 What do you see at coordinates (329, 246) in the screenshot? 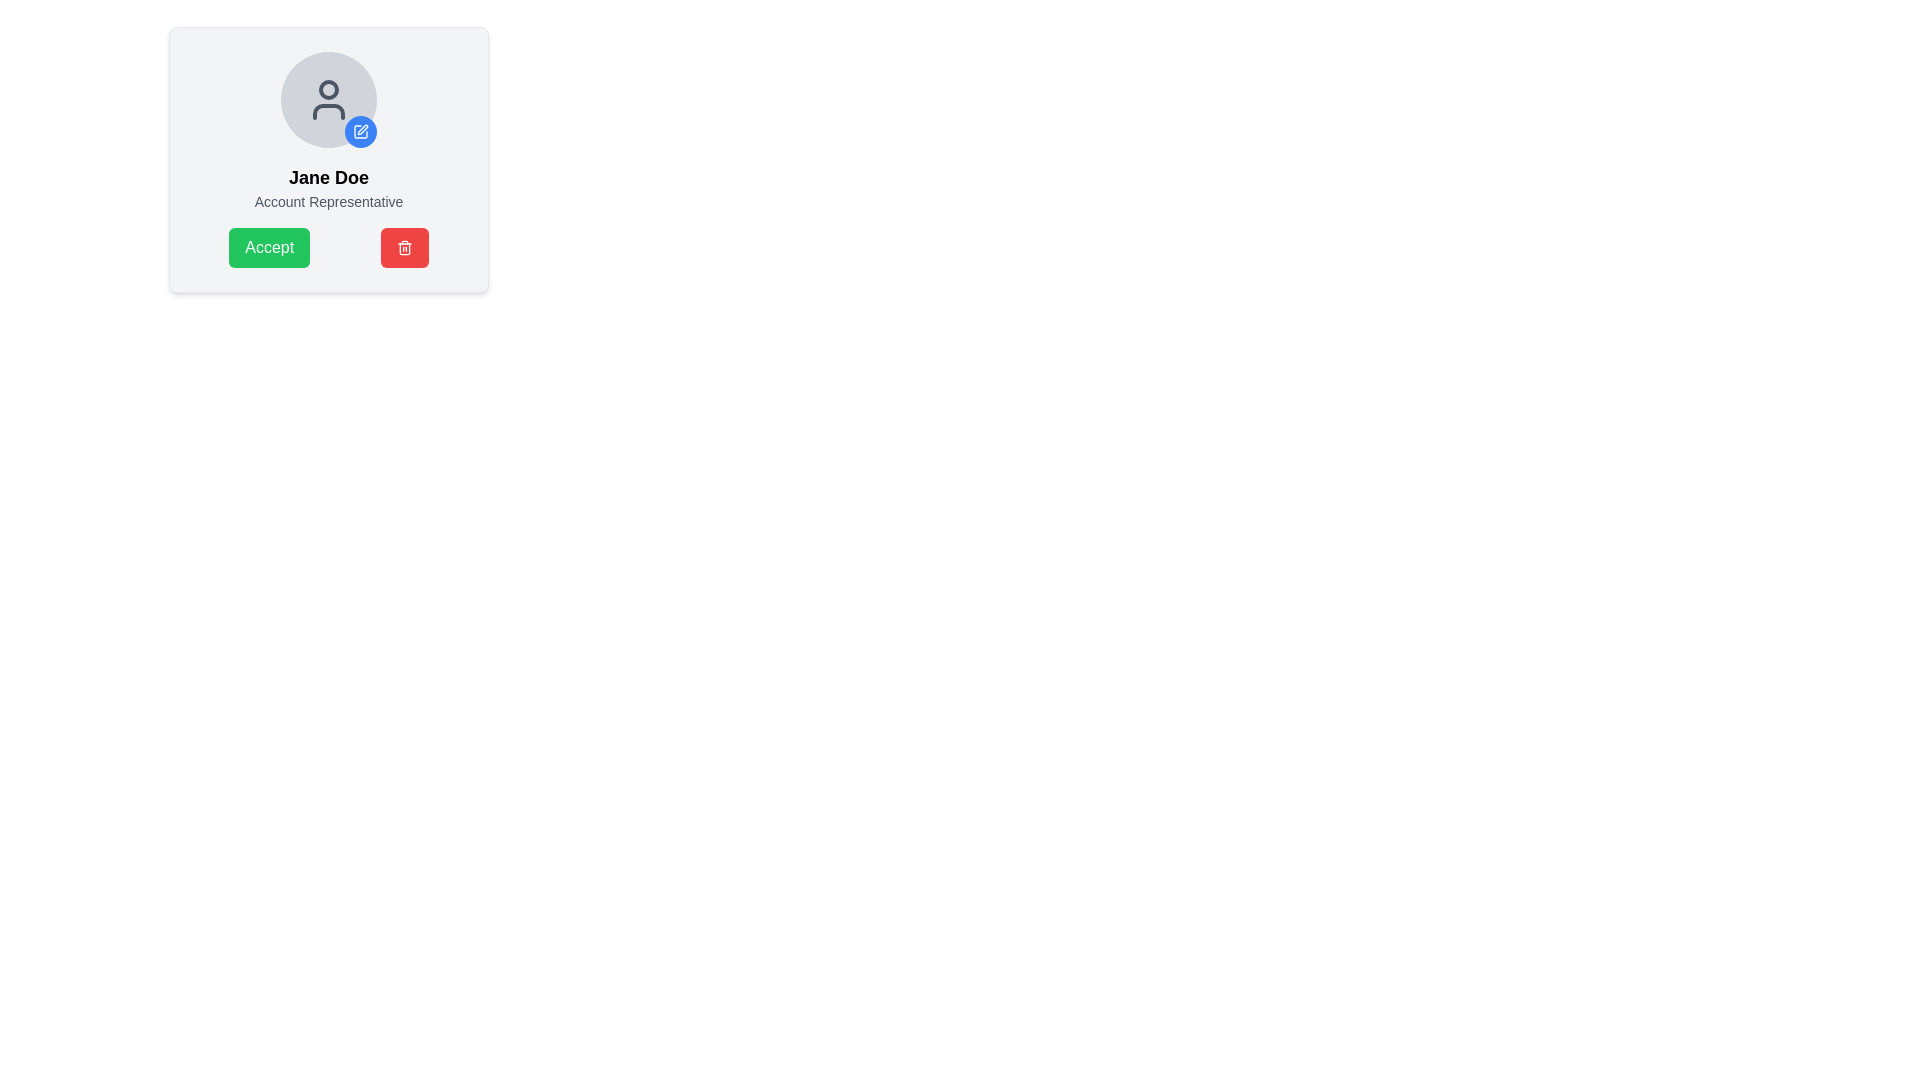
I see `the confirm button located in the bottom left of the user profile card` at bounding box center [329, 246].